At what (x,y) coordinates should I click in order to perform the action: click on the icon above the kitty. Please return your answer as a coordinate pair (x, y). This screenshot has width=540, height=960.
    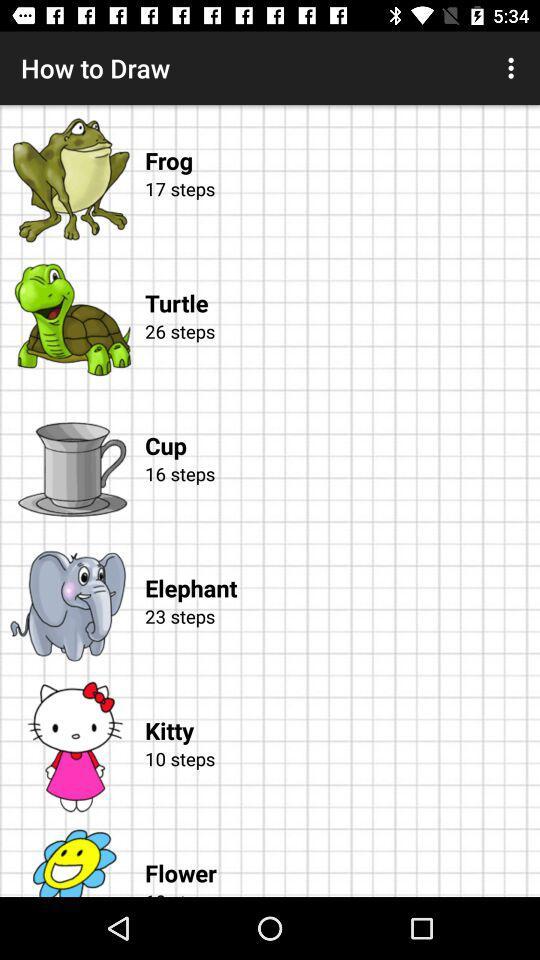
    Looking at the image, I should click on (338, 638).